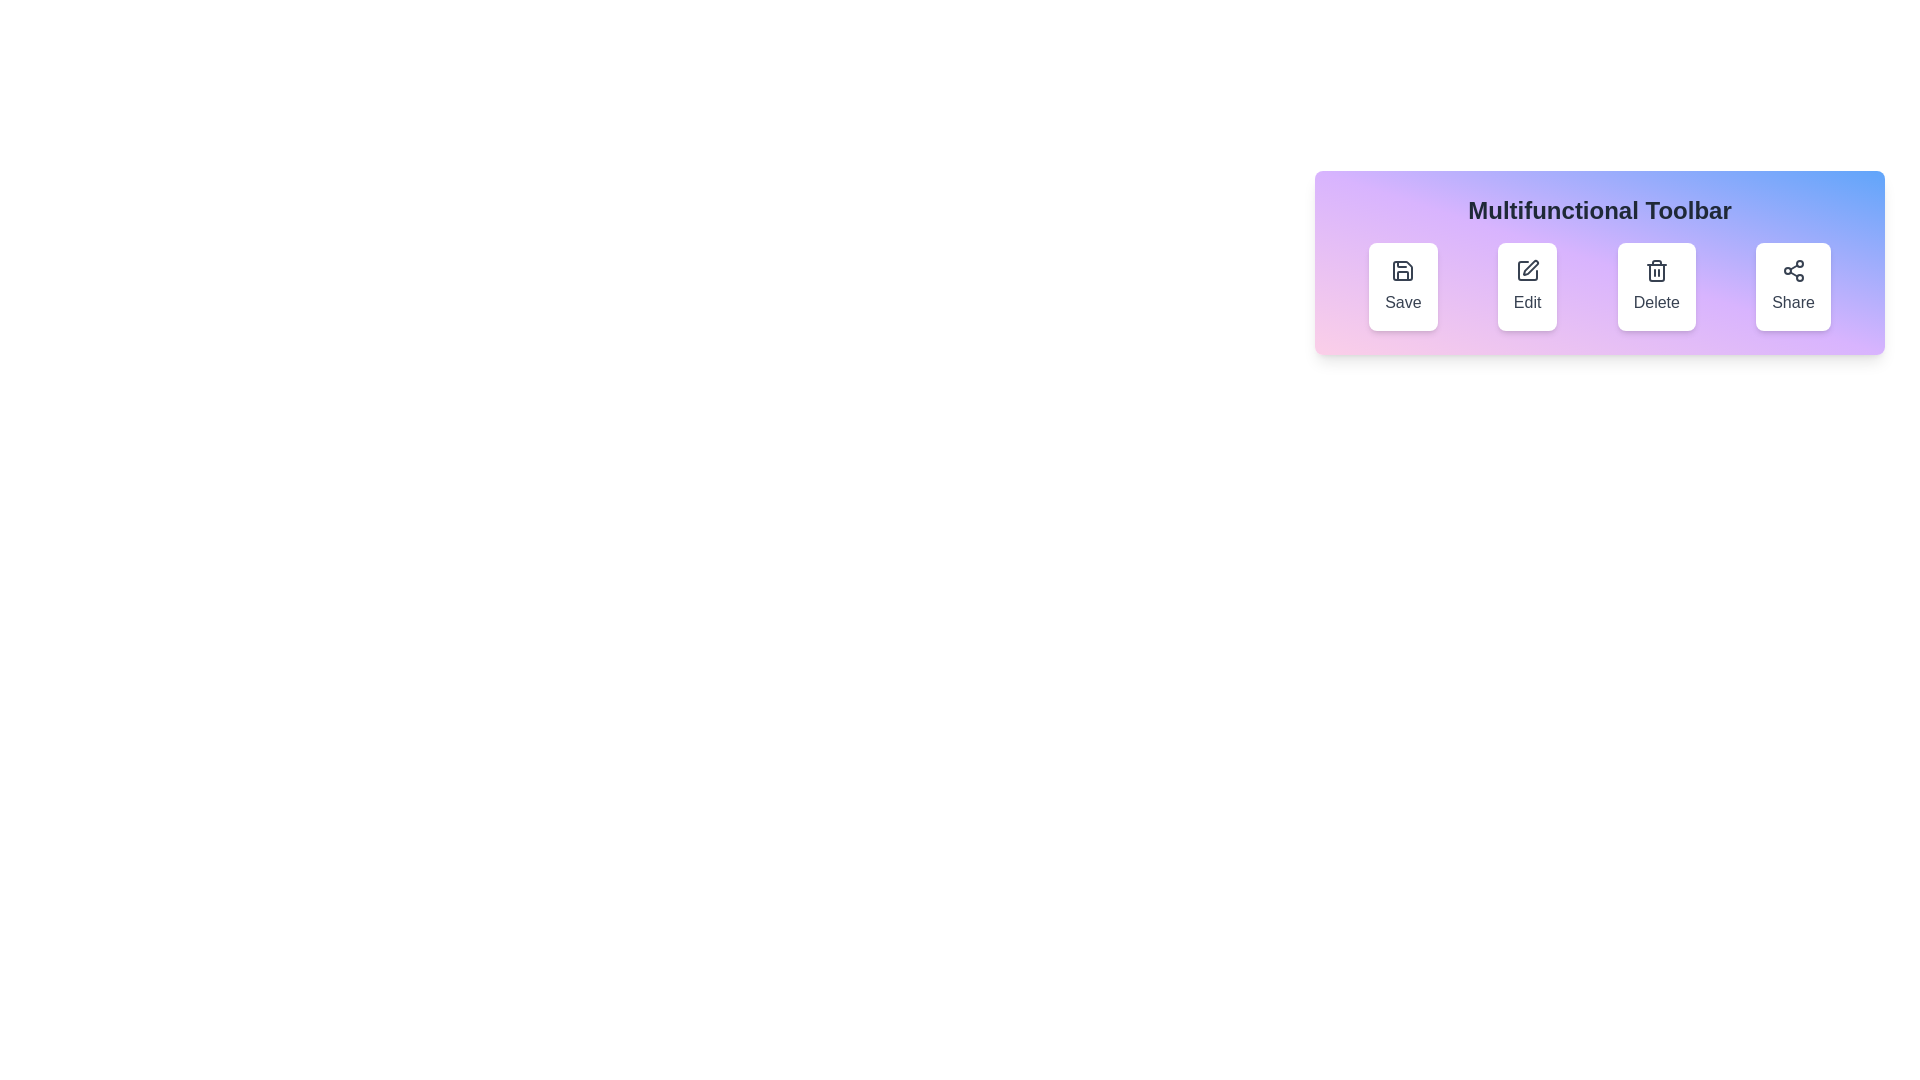  What do you see at coordinates (1793, 286) in the screenshot?
I see `the 'Share' button` at bounding box center [1793, 286].